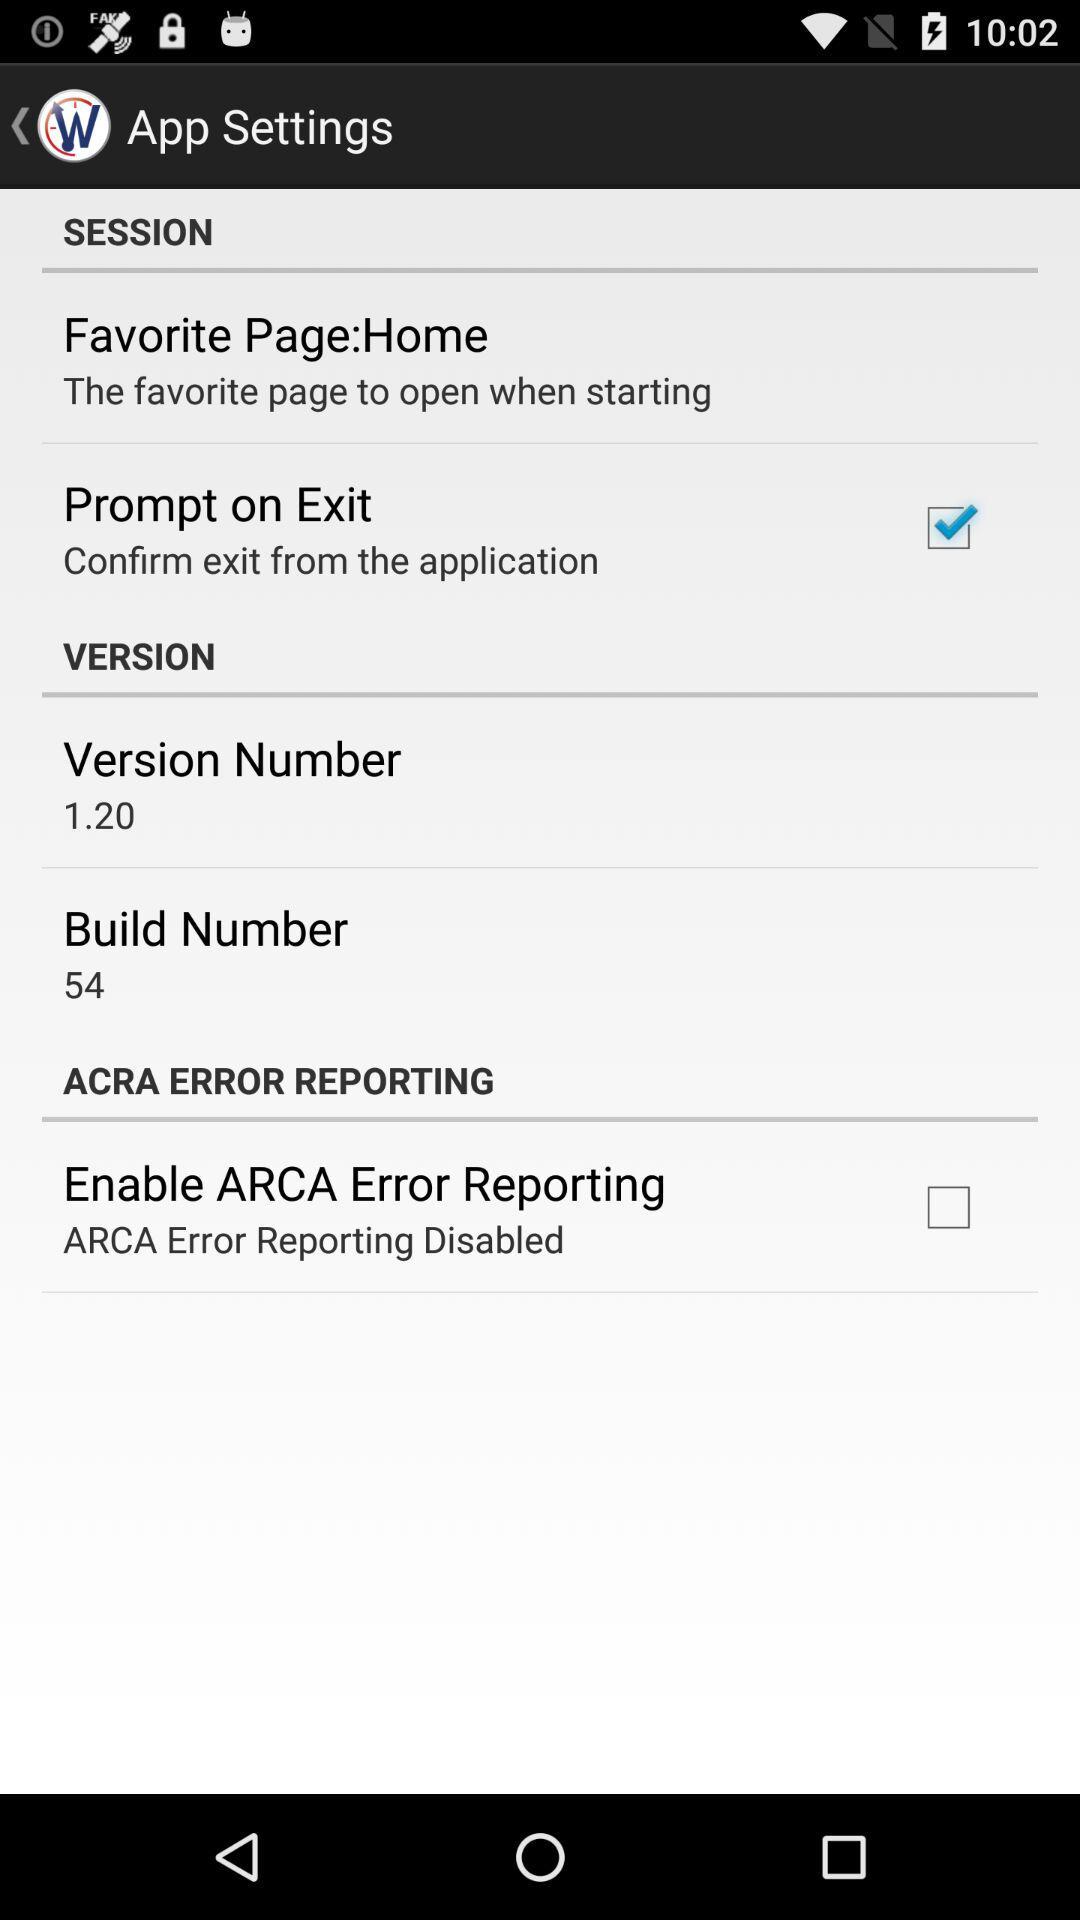  Describe the element at coordinates (540, 230) in the screenshot. I see `session app` at that location.